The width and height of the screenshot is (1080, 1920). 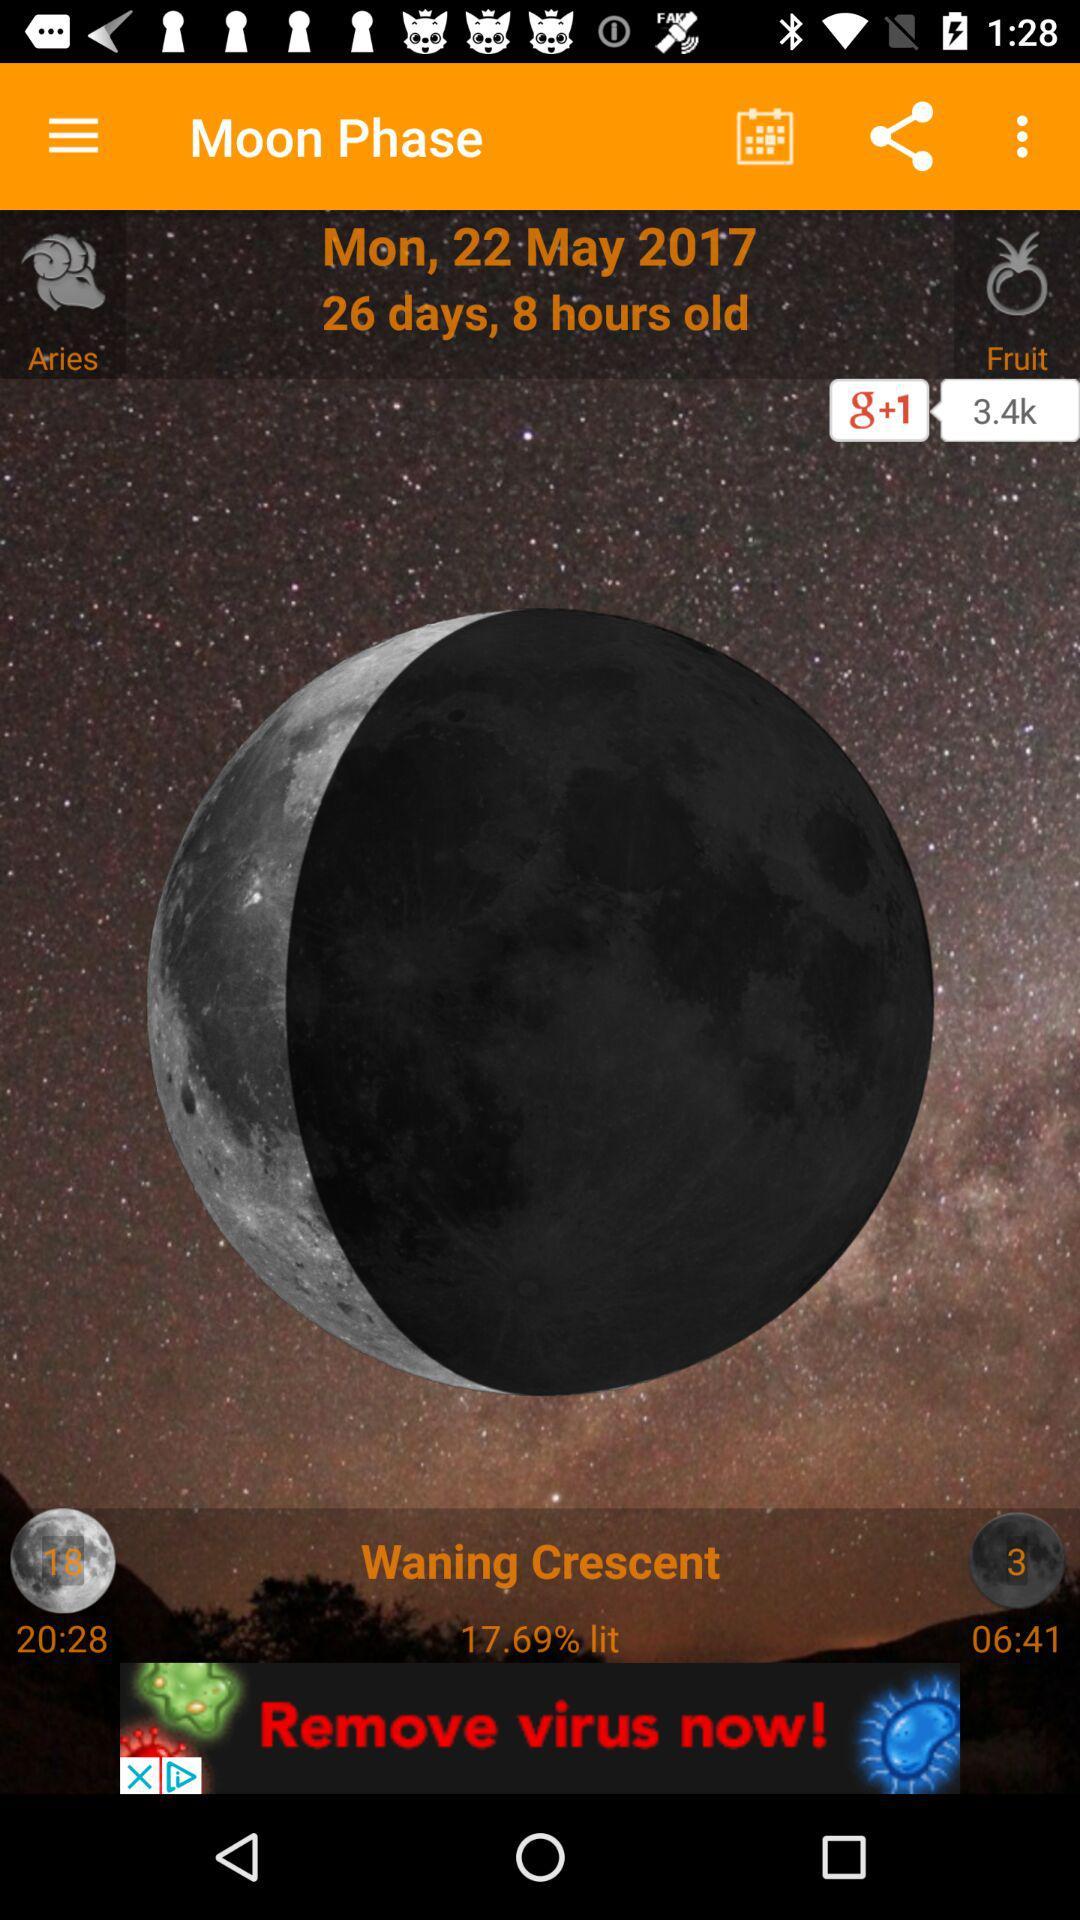 I want to click on side, so click(x=1017, y=1559).